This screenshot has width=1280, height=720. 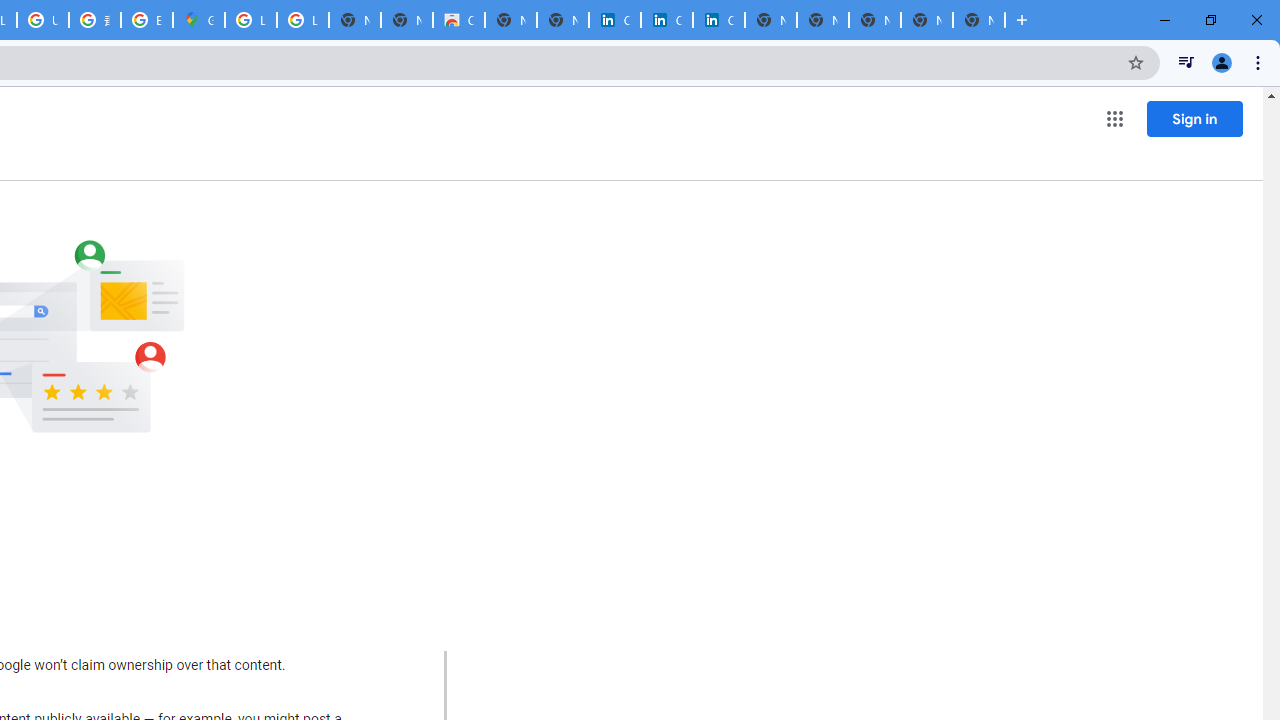 What do you see at coordinates (199, 20) in the screenshot?
I see `'Google Maps'` at bounding box center [199, 20].